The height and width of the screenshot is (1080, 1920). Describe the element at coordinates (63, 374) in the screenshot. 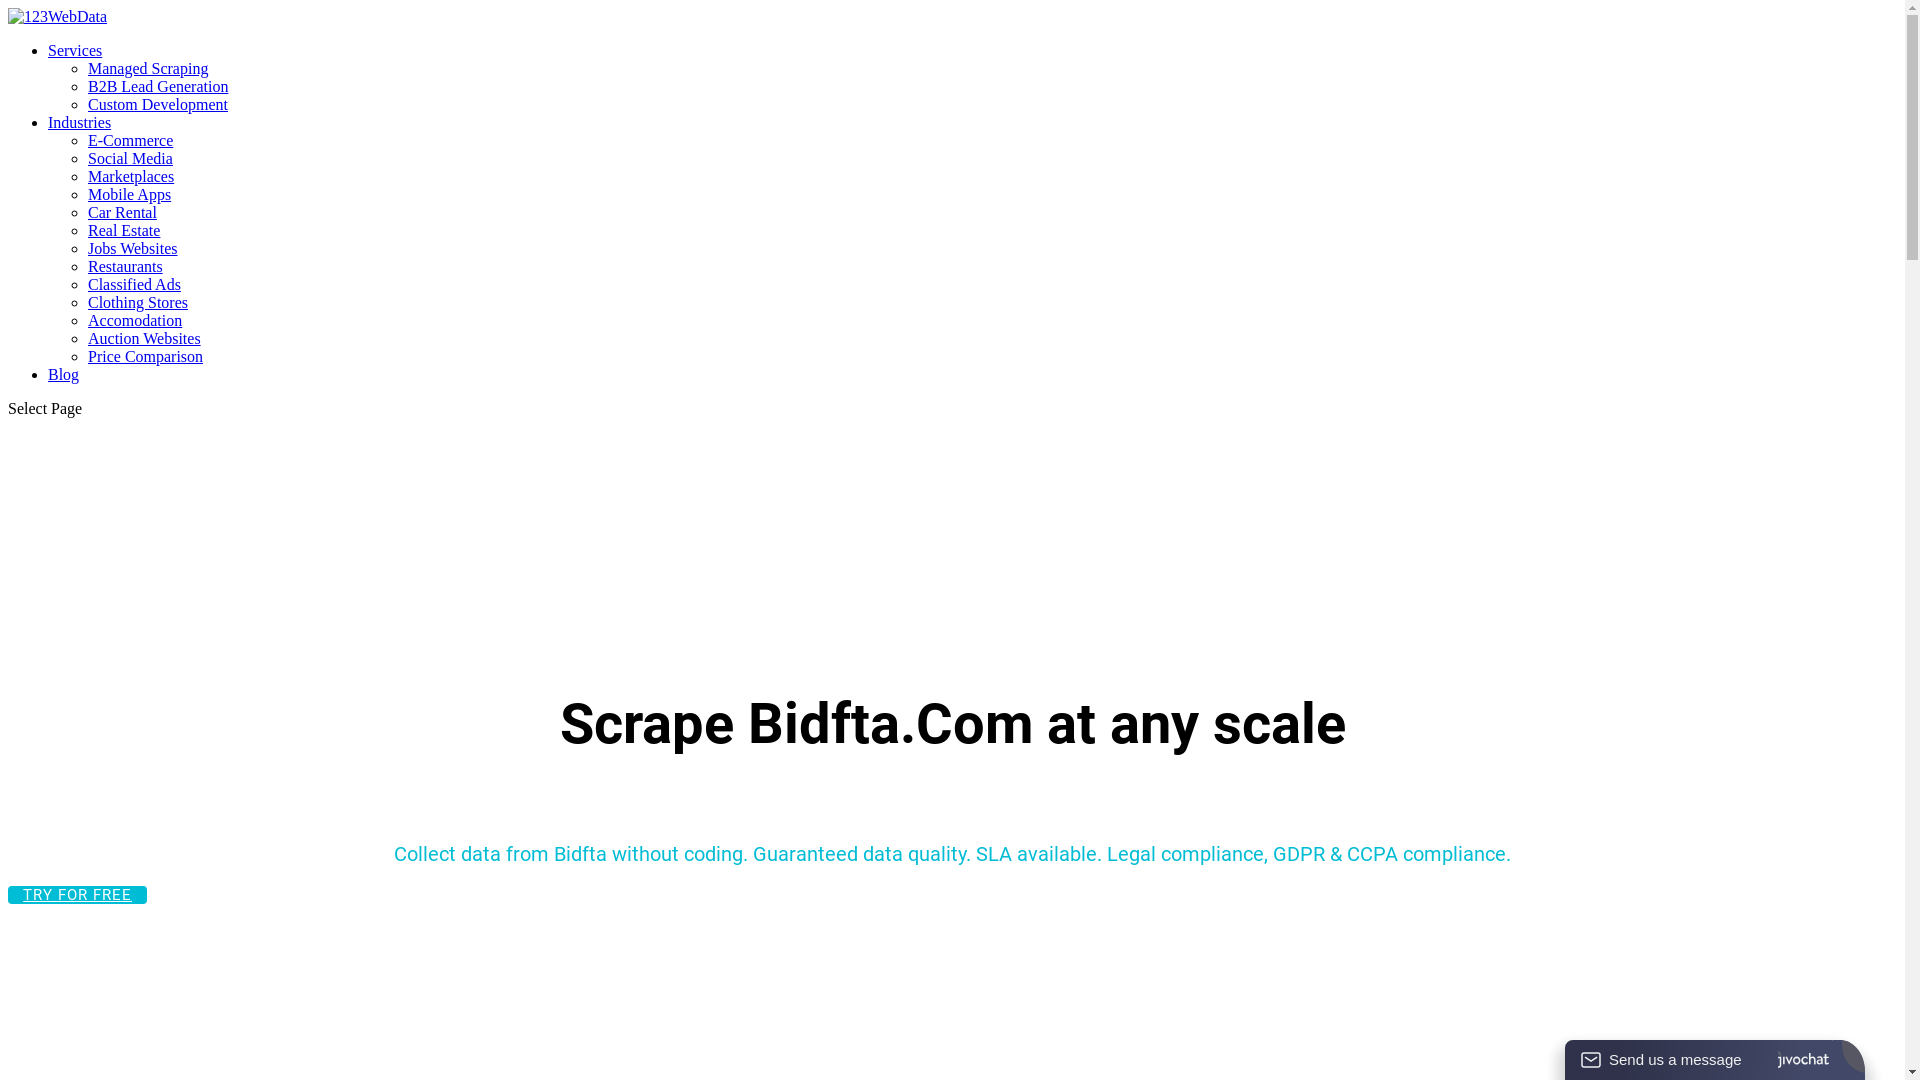

I see `'Blog'` at that location.